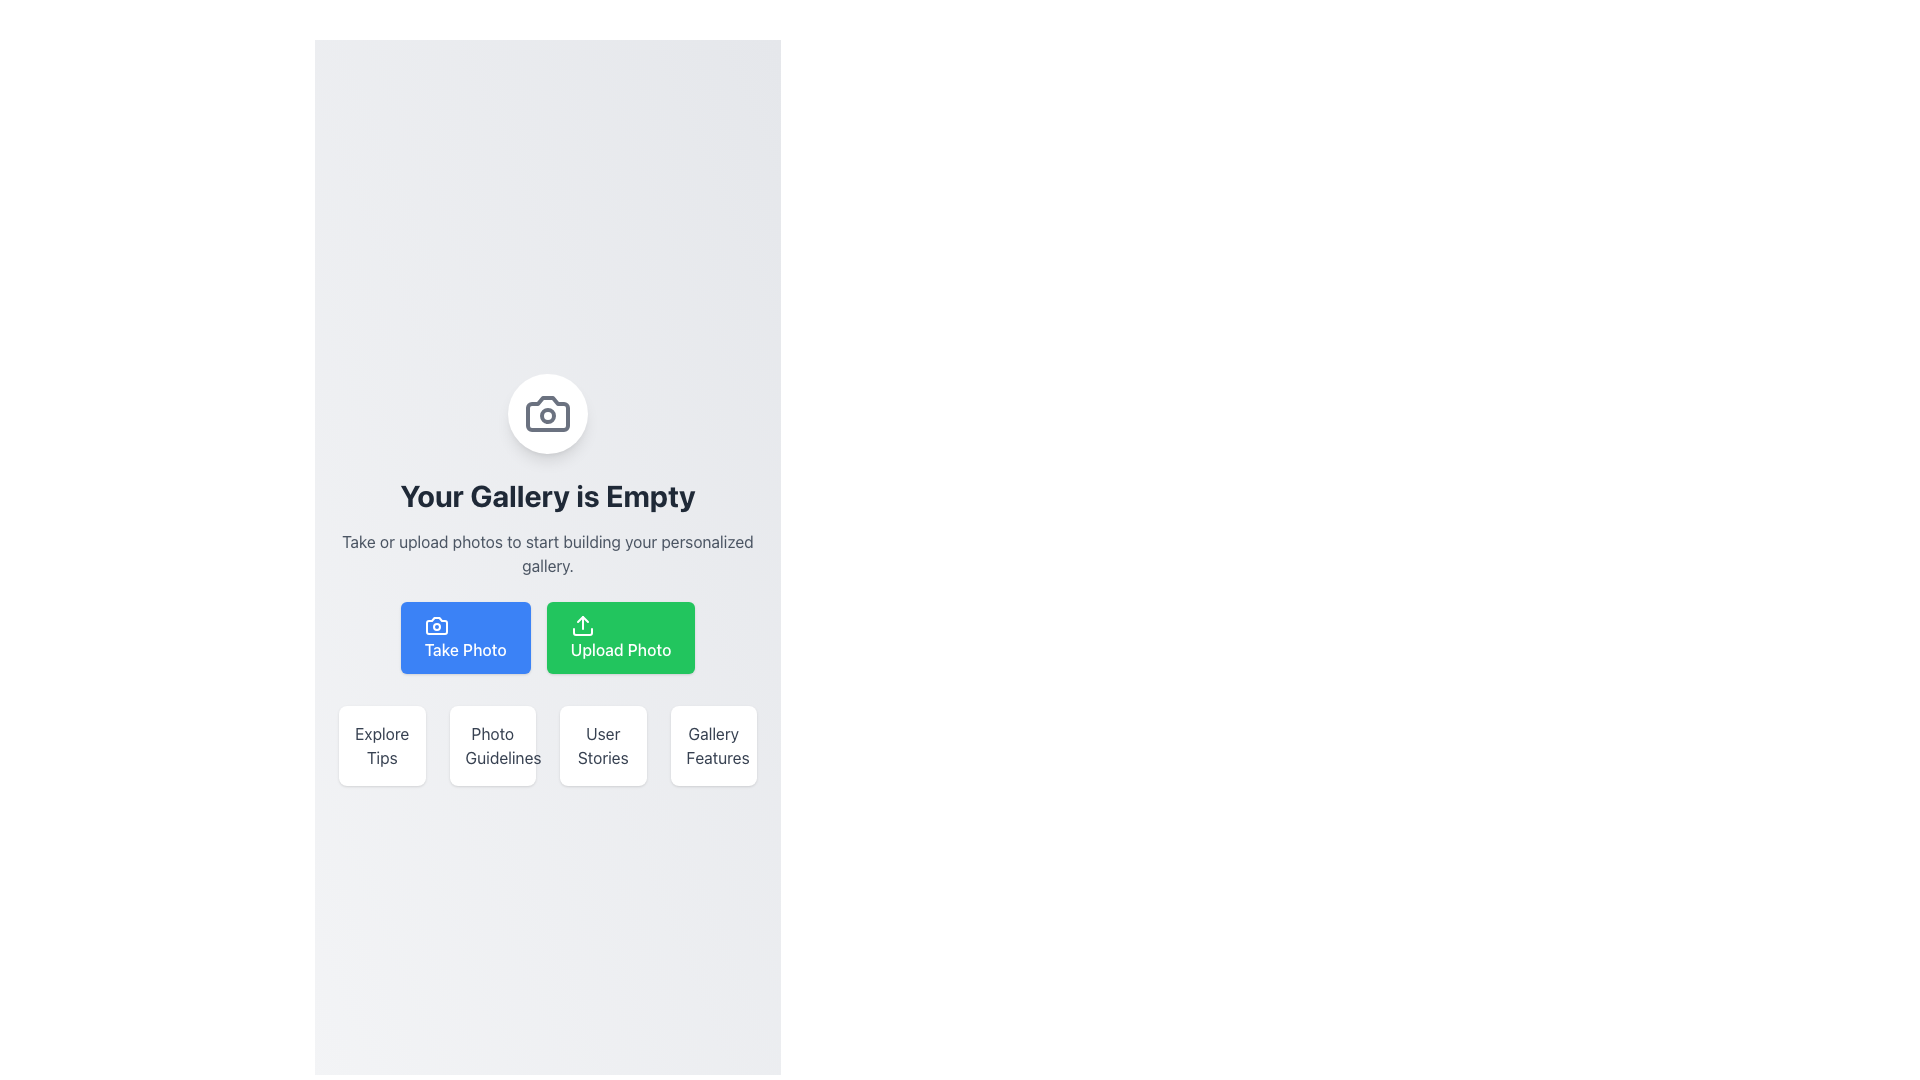 Image resolution: width=1920 pixels, height=1080 pixels. What do you see at coordinates (581, 632) in the screenshot?
I see `the Decorative icon component of the 'Upload Photo' button, which is the bottom-most part of the icon group and is visually represented in green` at bounding box center [581, 632].